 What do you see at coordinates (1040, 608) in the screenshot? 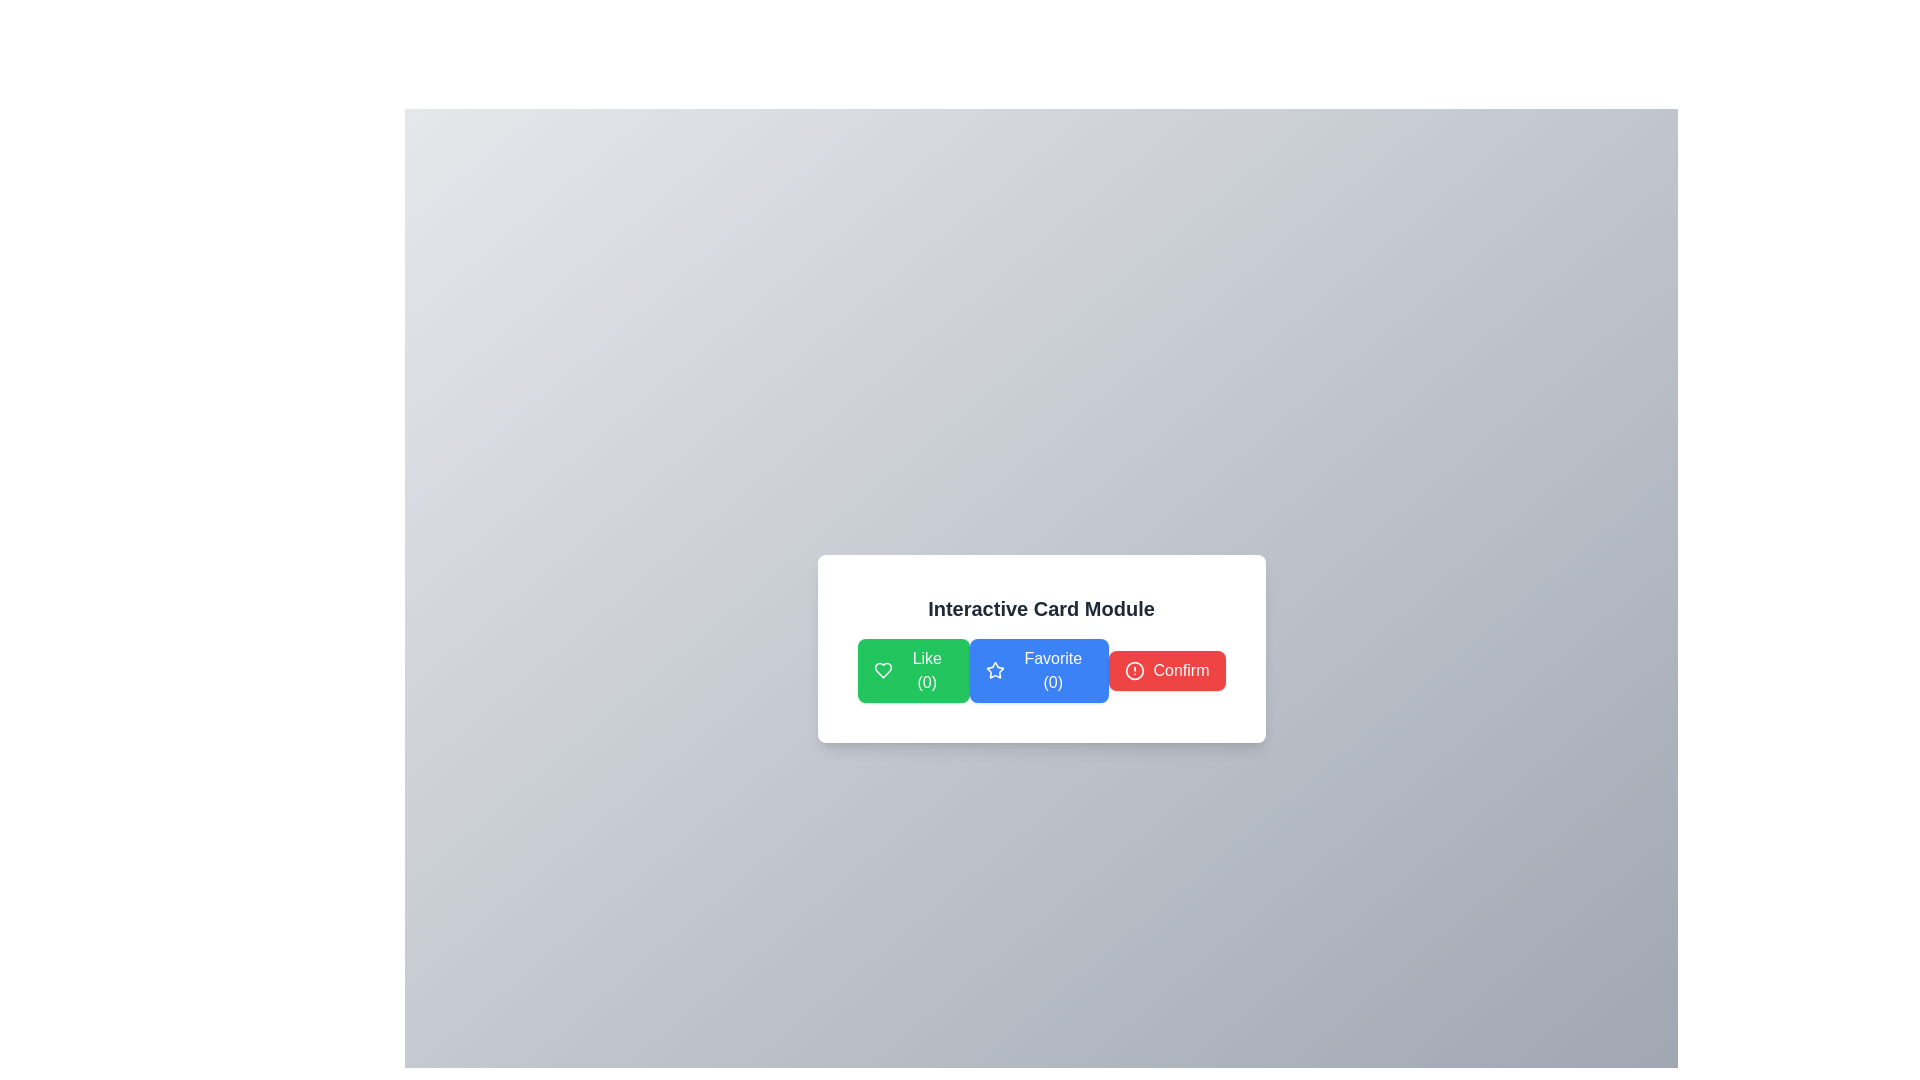
I see `header text displaying 'Interactive Card Module' which is located at the top of the white card interface` at bounding box center [1040, 608].